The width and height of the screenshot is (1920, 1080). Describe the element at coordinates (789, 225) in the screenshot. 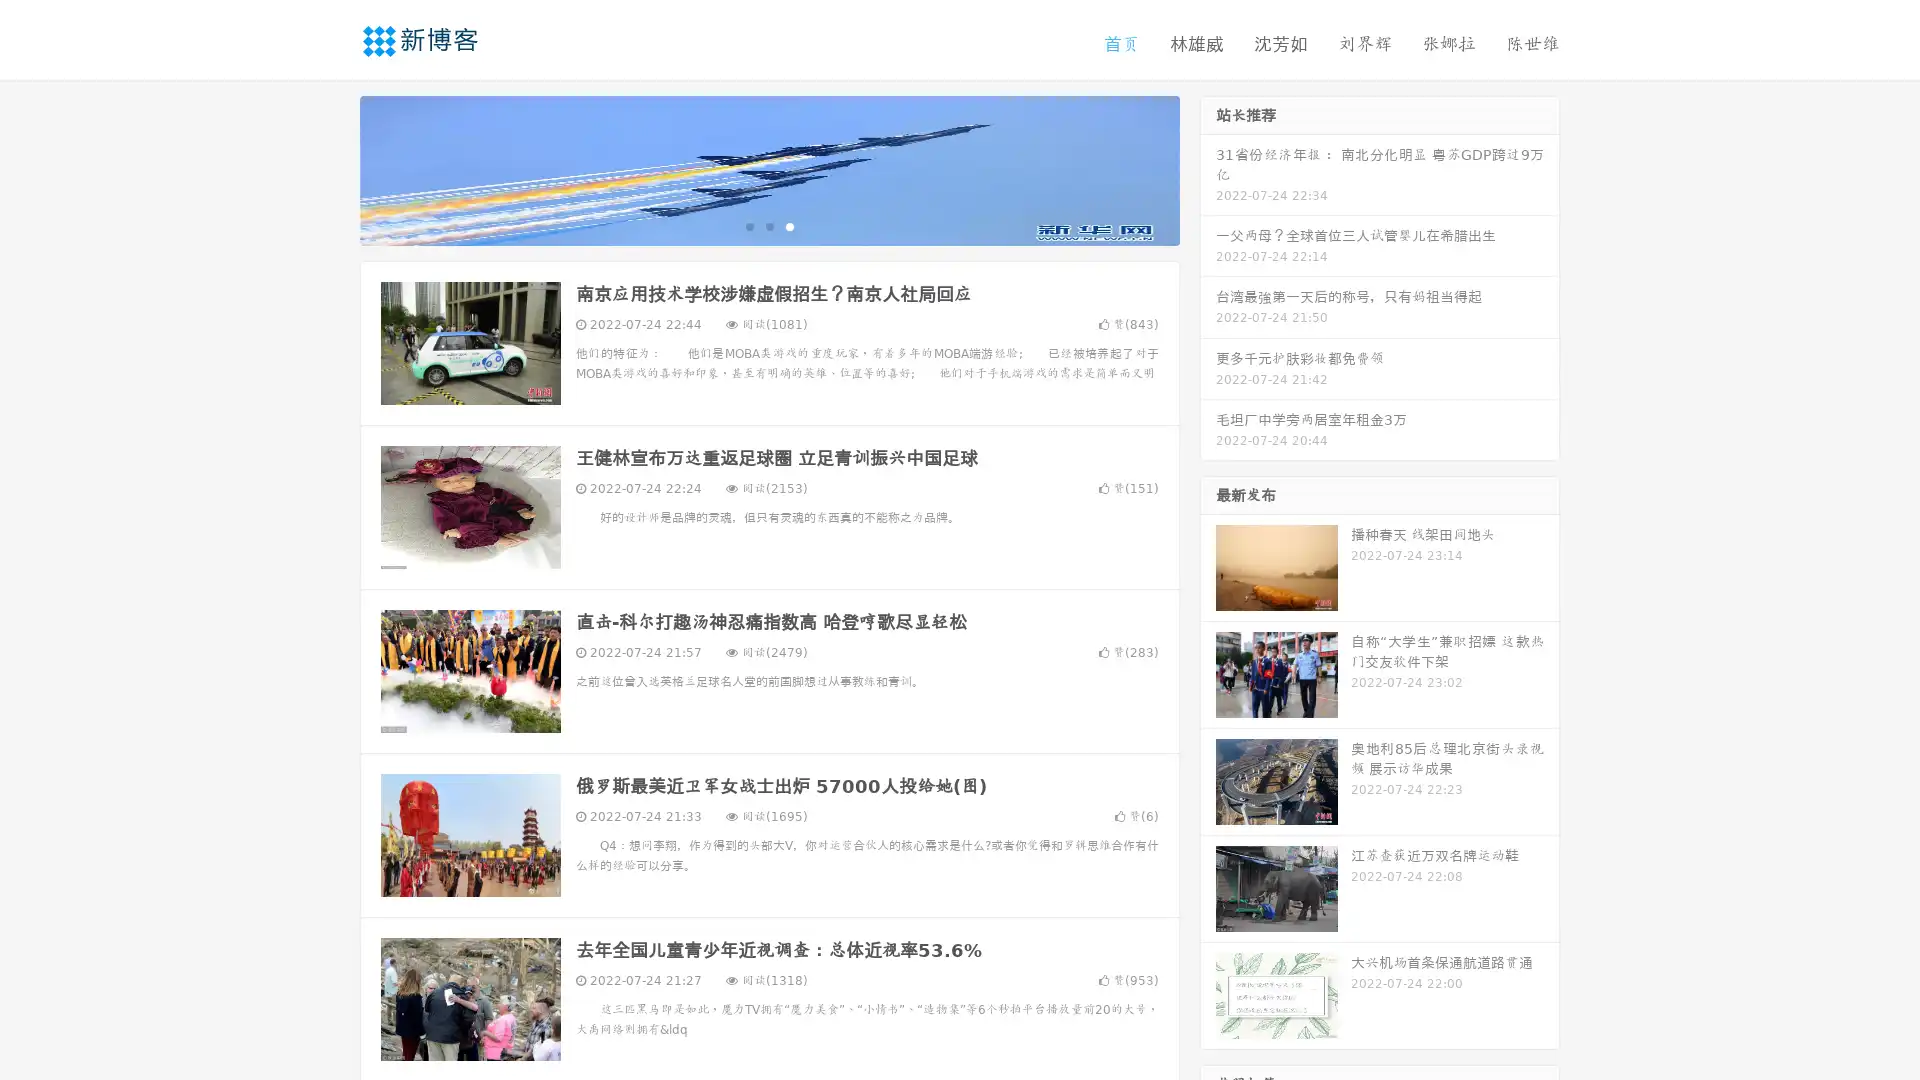

I see `Go to slide 3` at that location.